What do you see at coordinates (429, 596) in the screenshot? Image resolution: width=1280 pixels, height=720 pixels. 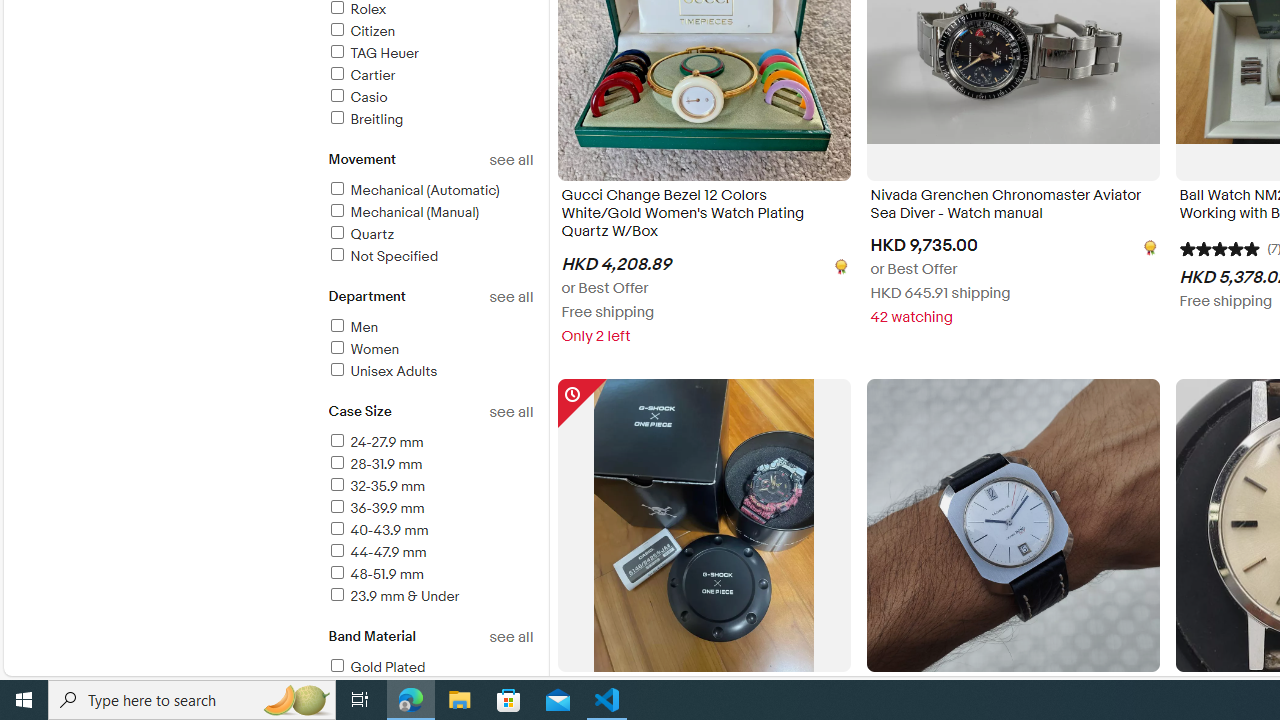 I see `'23.9 mm & Under'` at bounding box center [429, 596].